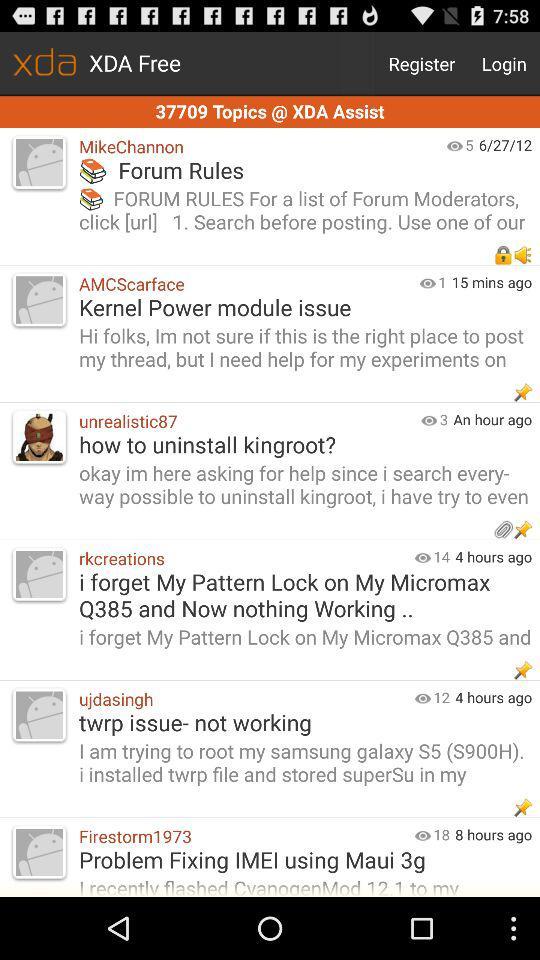 The image size is (540, 960). Describe the element at coordinates (245, 421) in the screenshot. I see `the unrealistic87` at that location.